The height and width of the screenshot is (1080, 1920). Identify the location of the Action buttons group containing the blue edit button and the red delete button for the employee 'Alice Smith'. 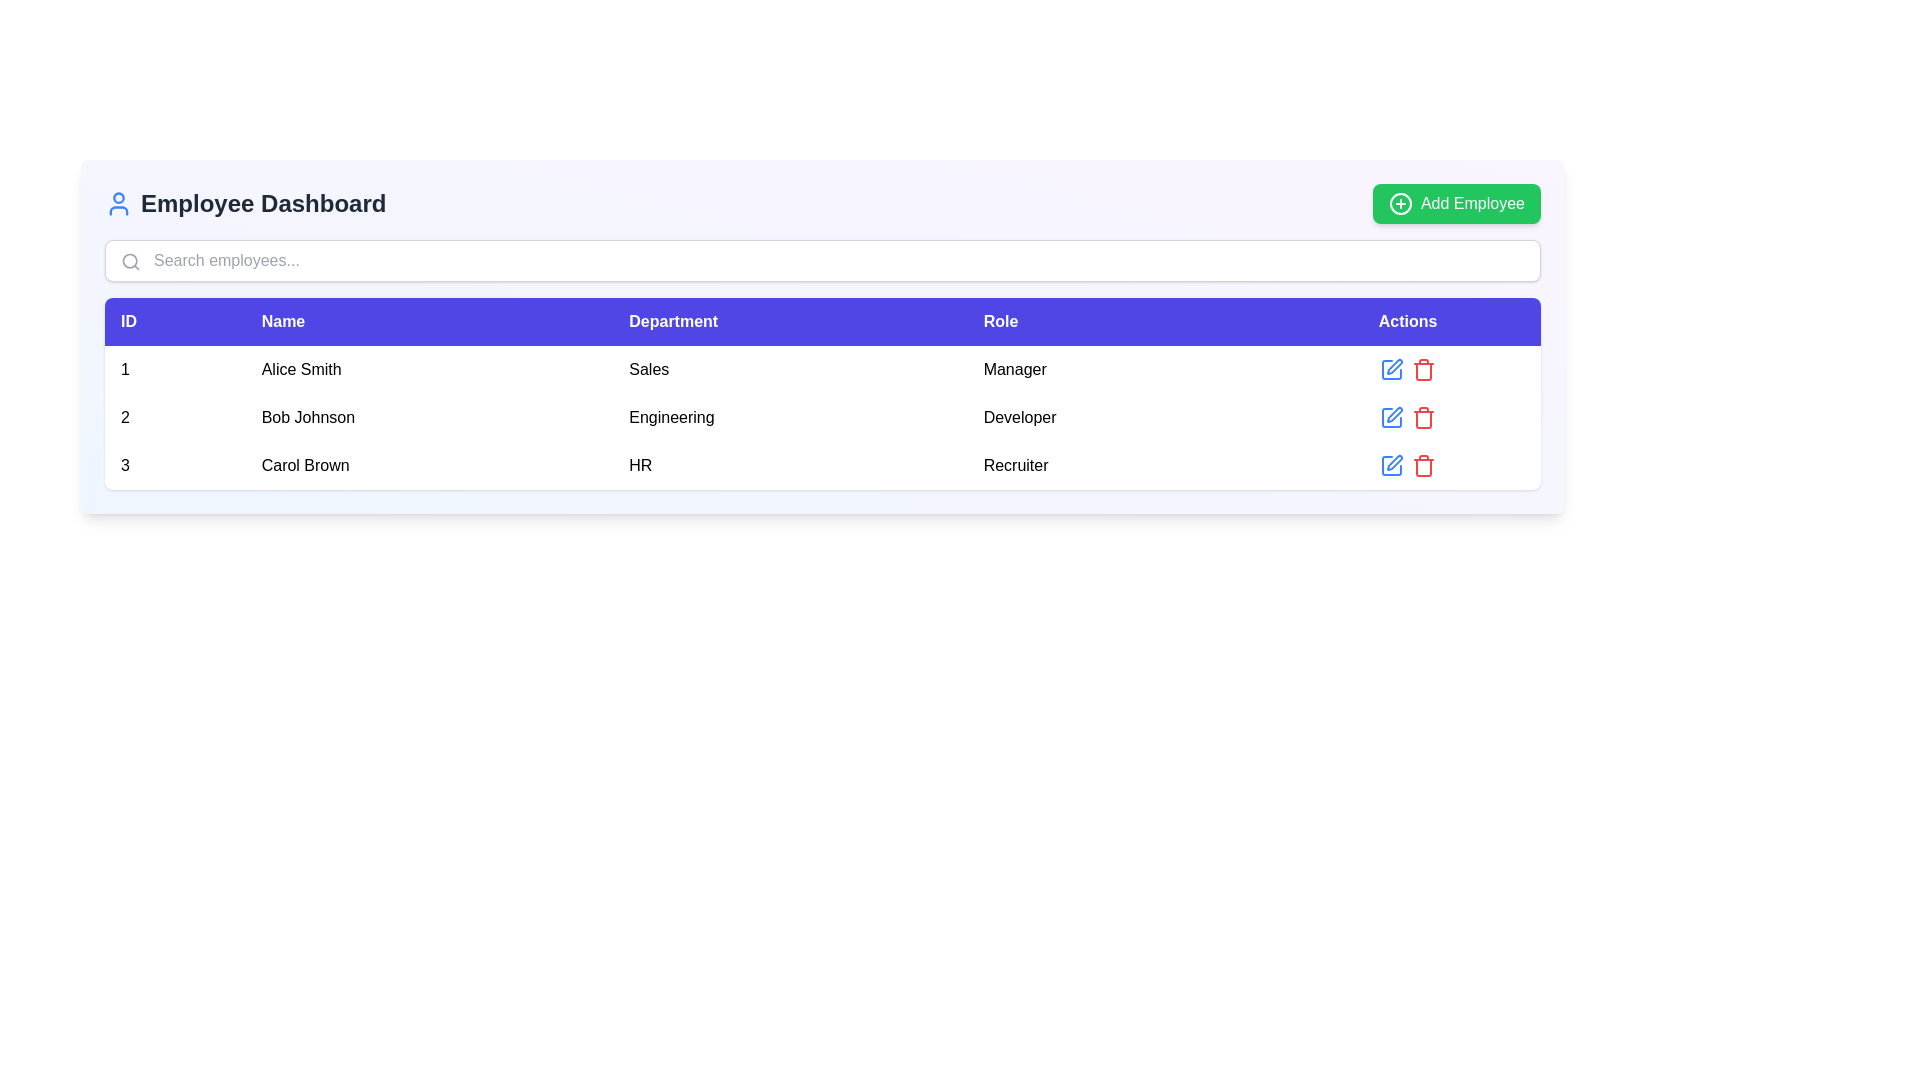
(1407, 370).